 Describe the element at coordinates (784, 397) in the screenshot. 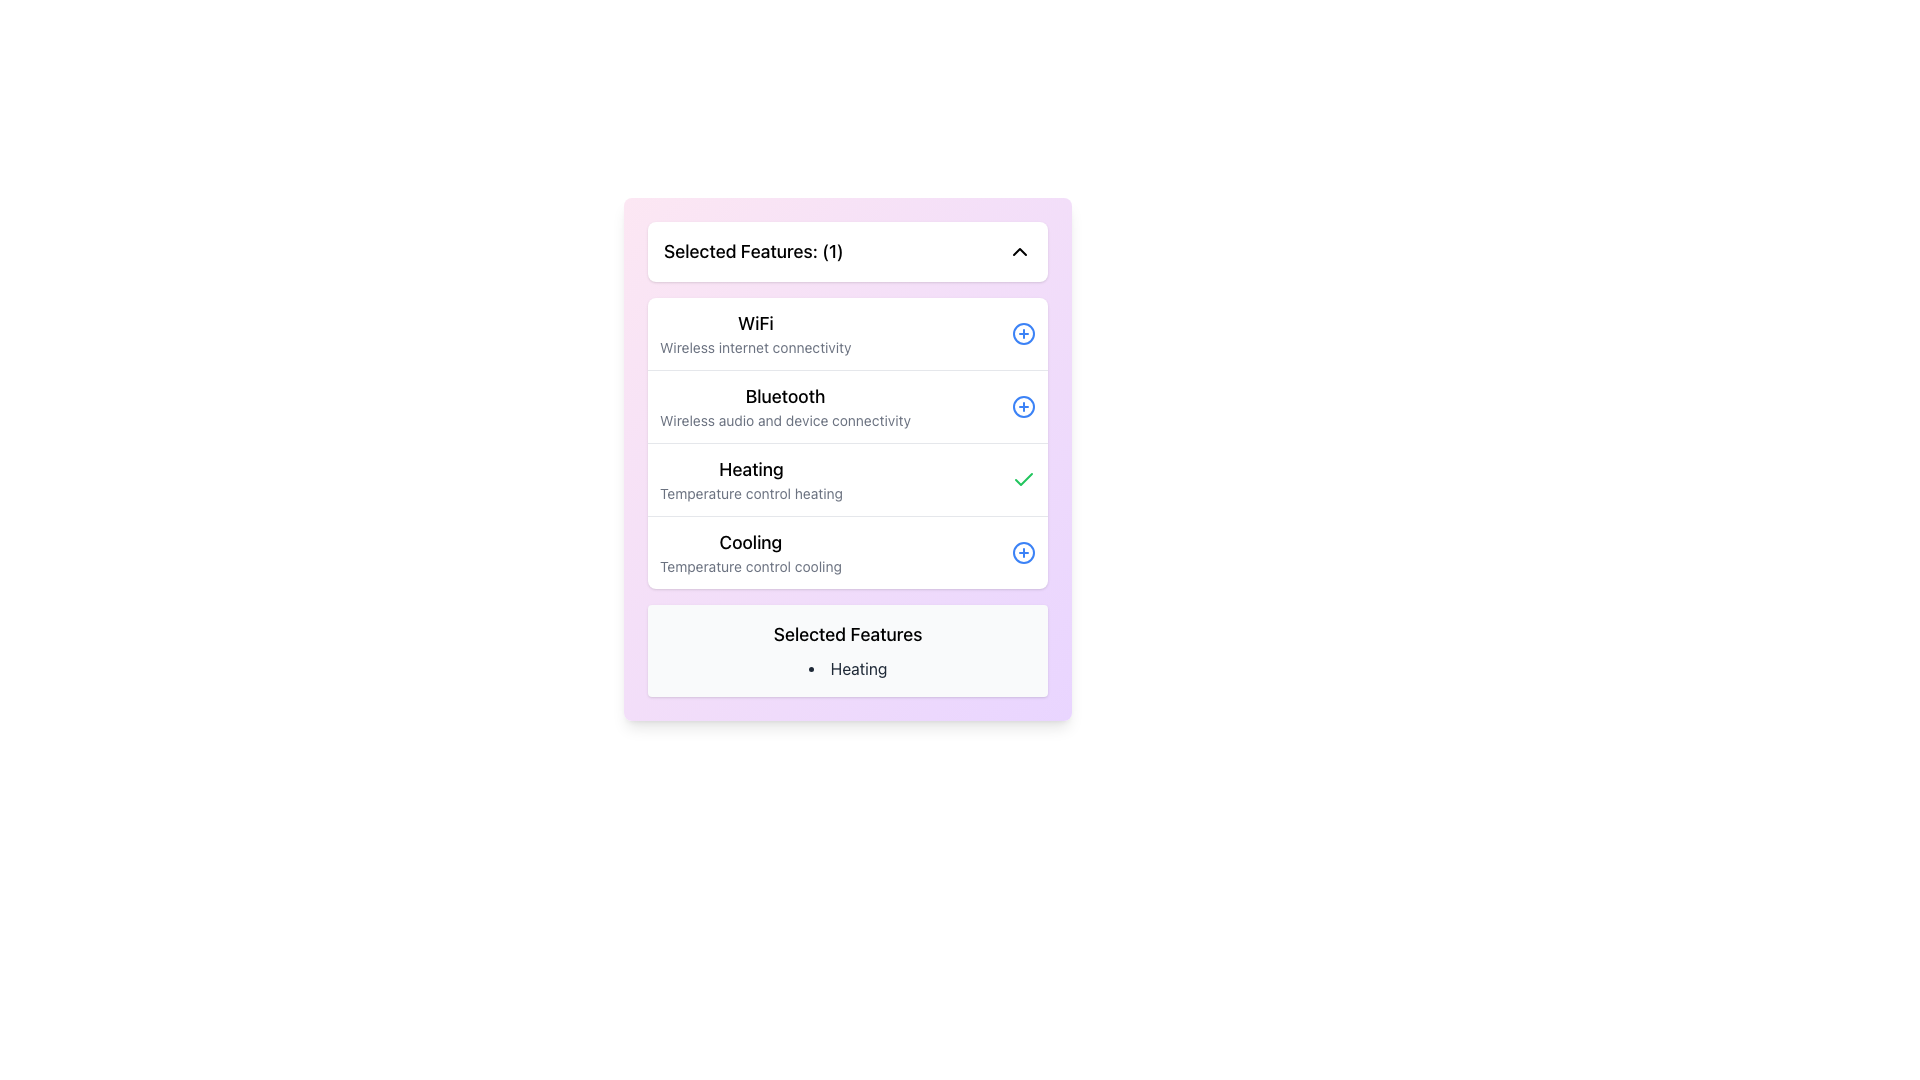

I see `label titled 'Bluetooth', which is the second item in the list of features, following 'WiFi' and before 'Heating'` at that location.